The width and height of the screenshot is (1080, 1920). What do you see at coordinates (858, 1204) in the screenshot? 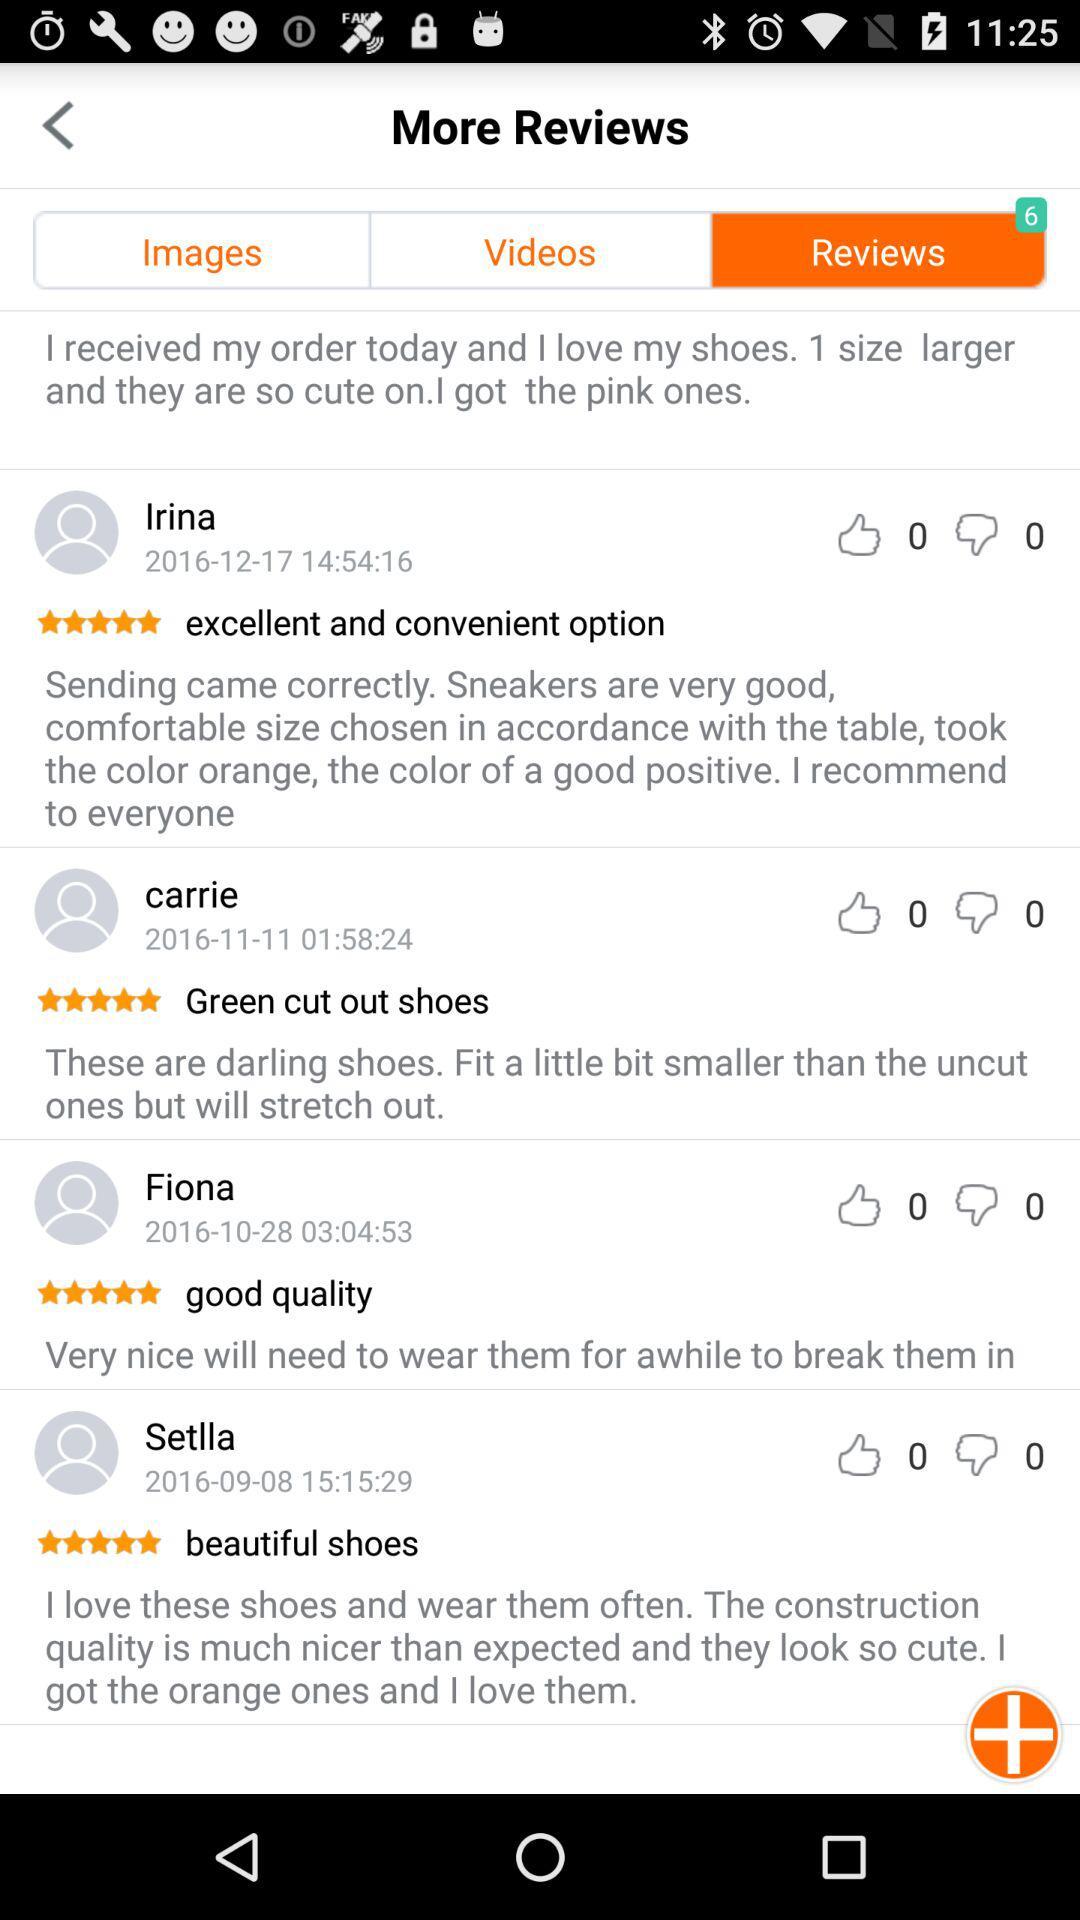
I see `like option` at bounding box center [858, 1204].